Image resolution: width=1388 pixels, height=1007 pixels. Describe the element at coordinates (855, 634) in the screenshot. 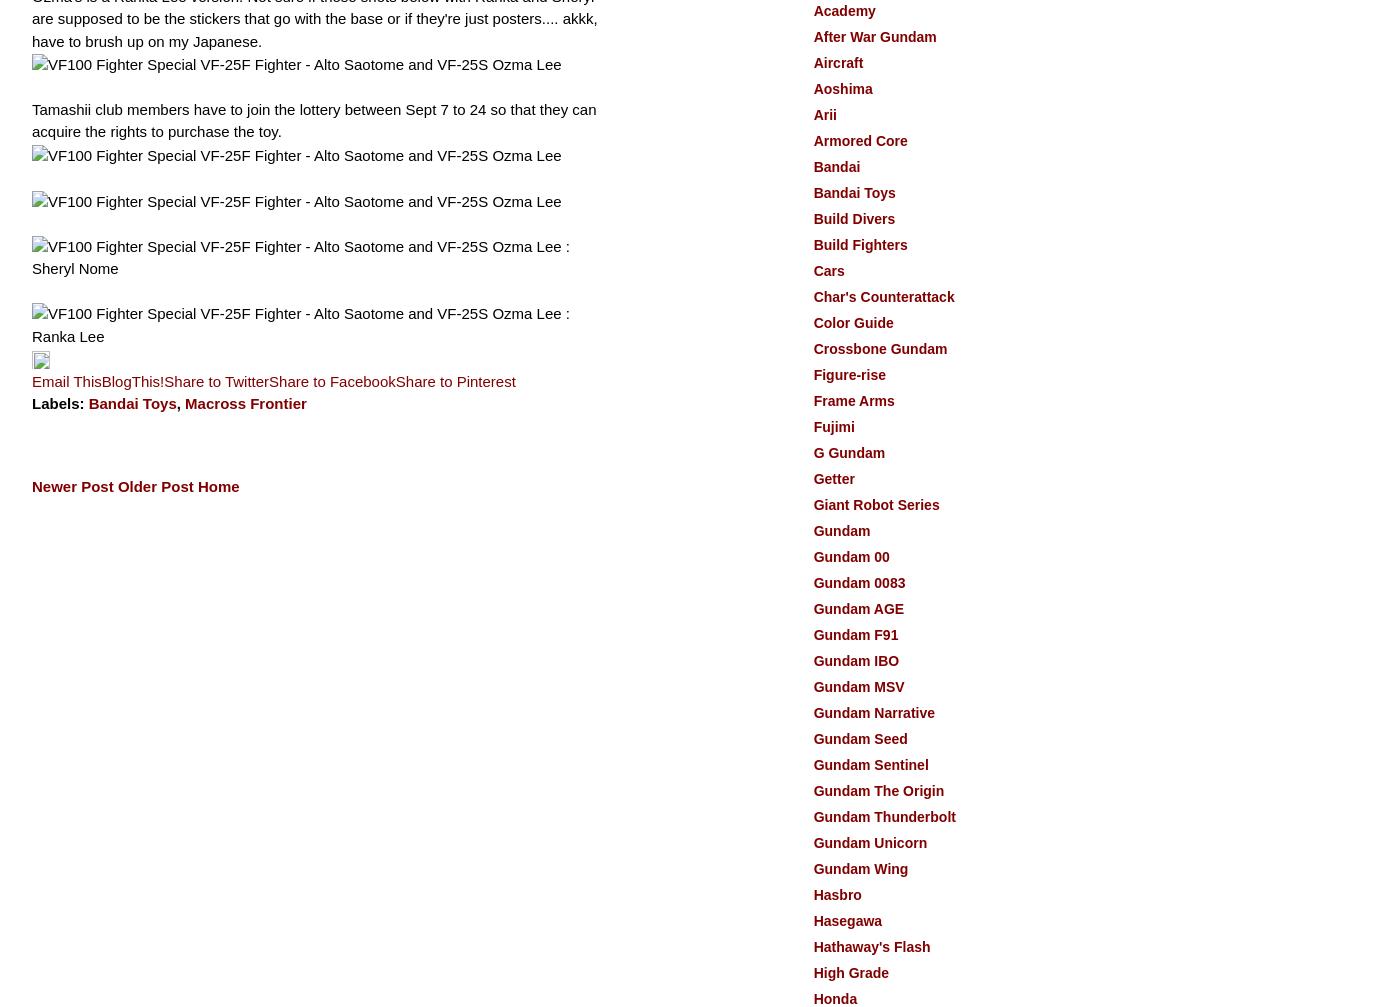

I see `'Gundam F91'` at that location.